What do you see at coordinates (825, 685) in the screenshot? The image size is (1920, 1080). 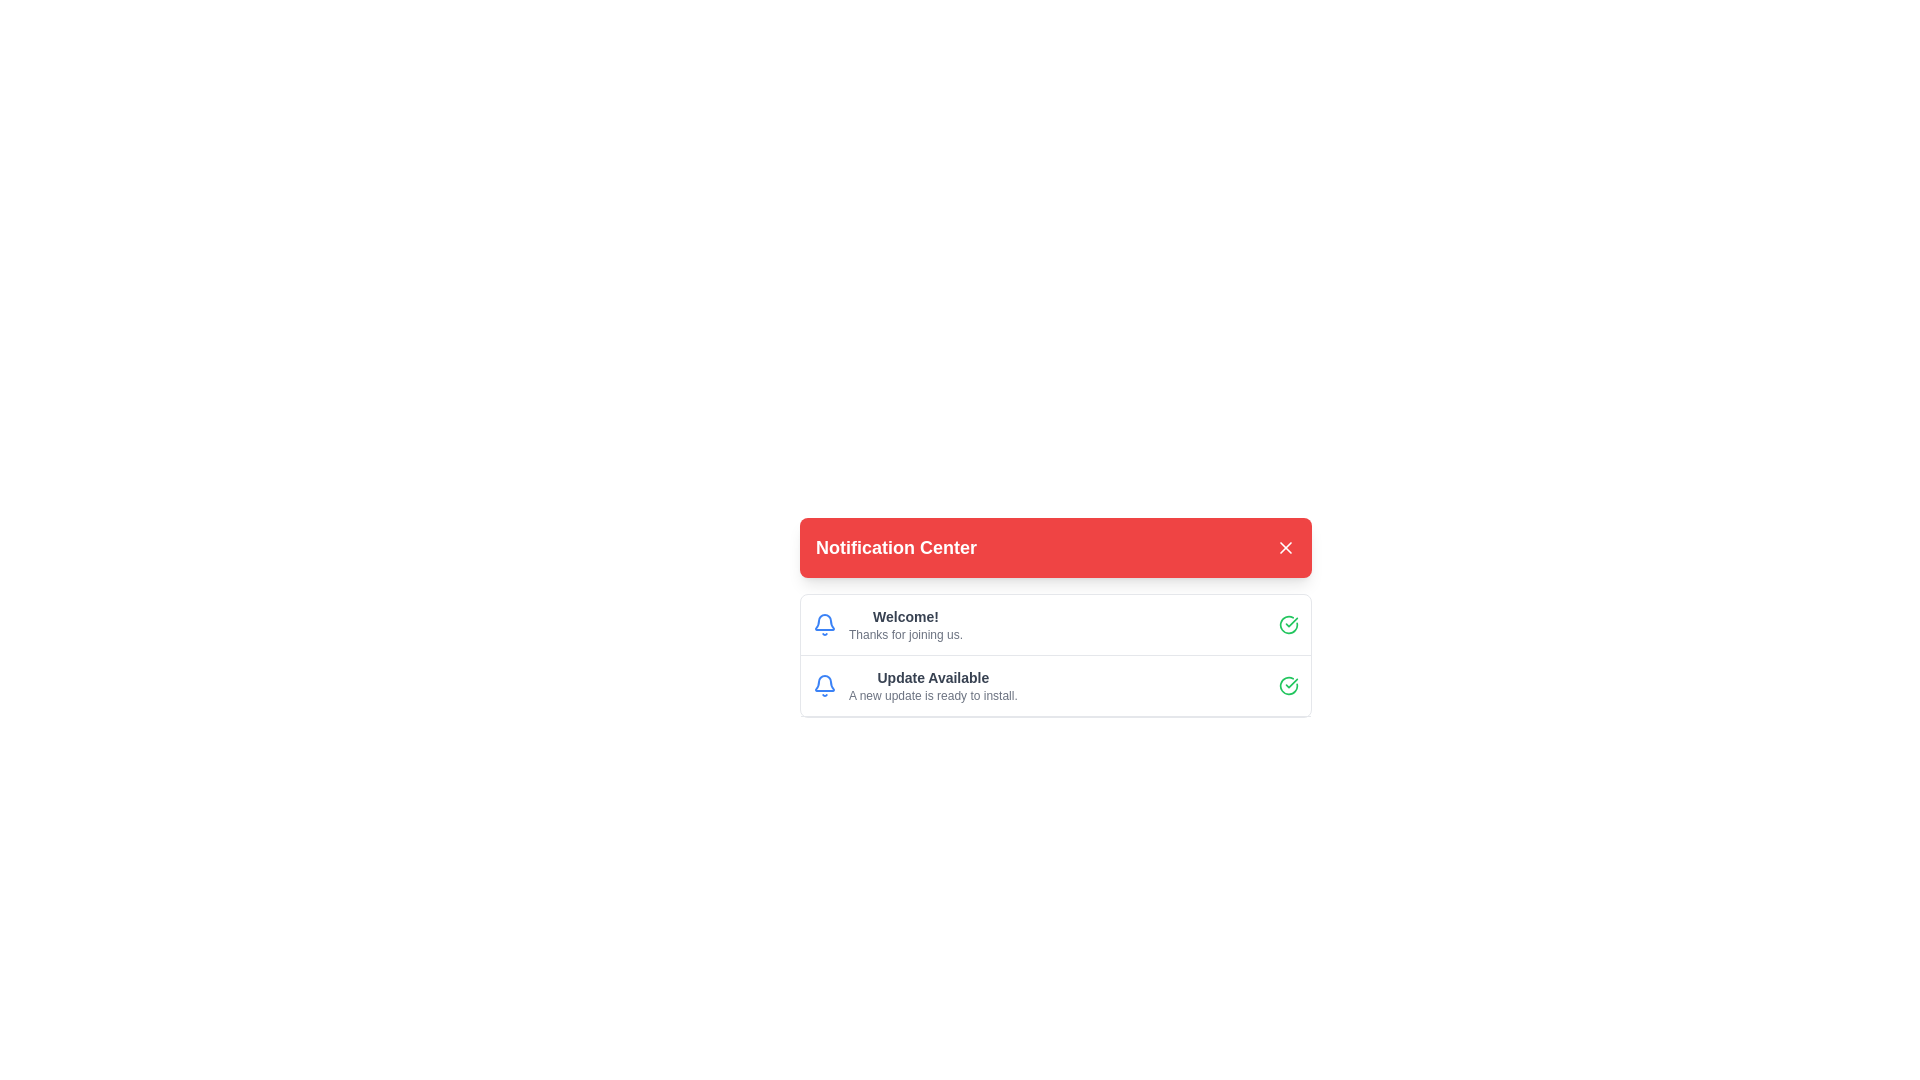 I see `the blue bell icon located on the left side of the second row, just before the 'Update Available' text` at bounding box center [825, 685].